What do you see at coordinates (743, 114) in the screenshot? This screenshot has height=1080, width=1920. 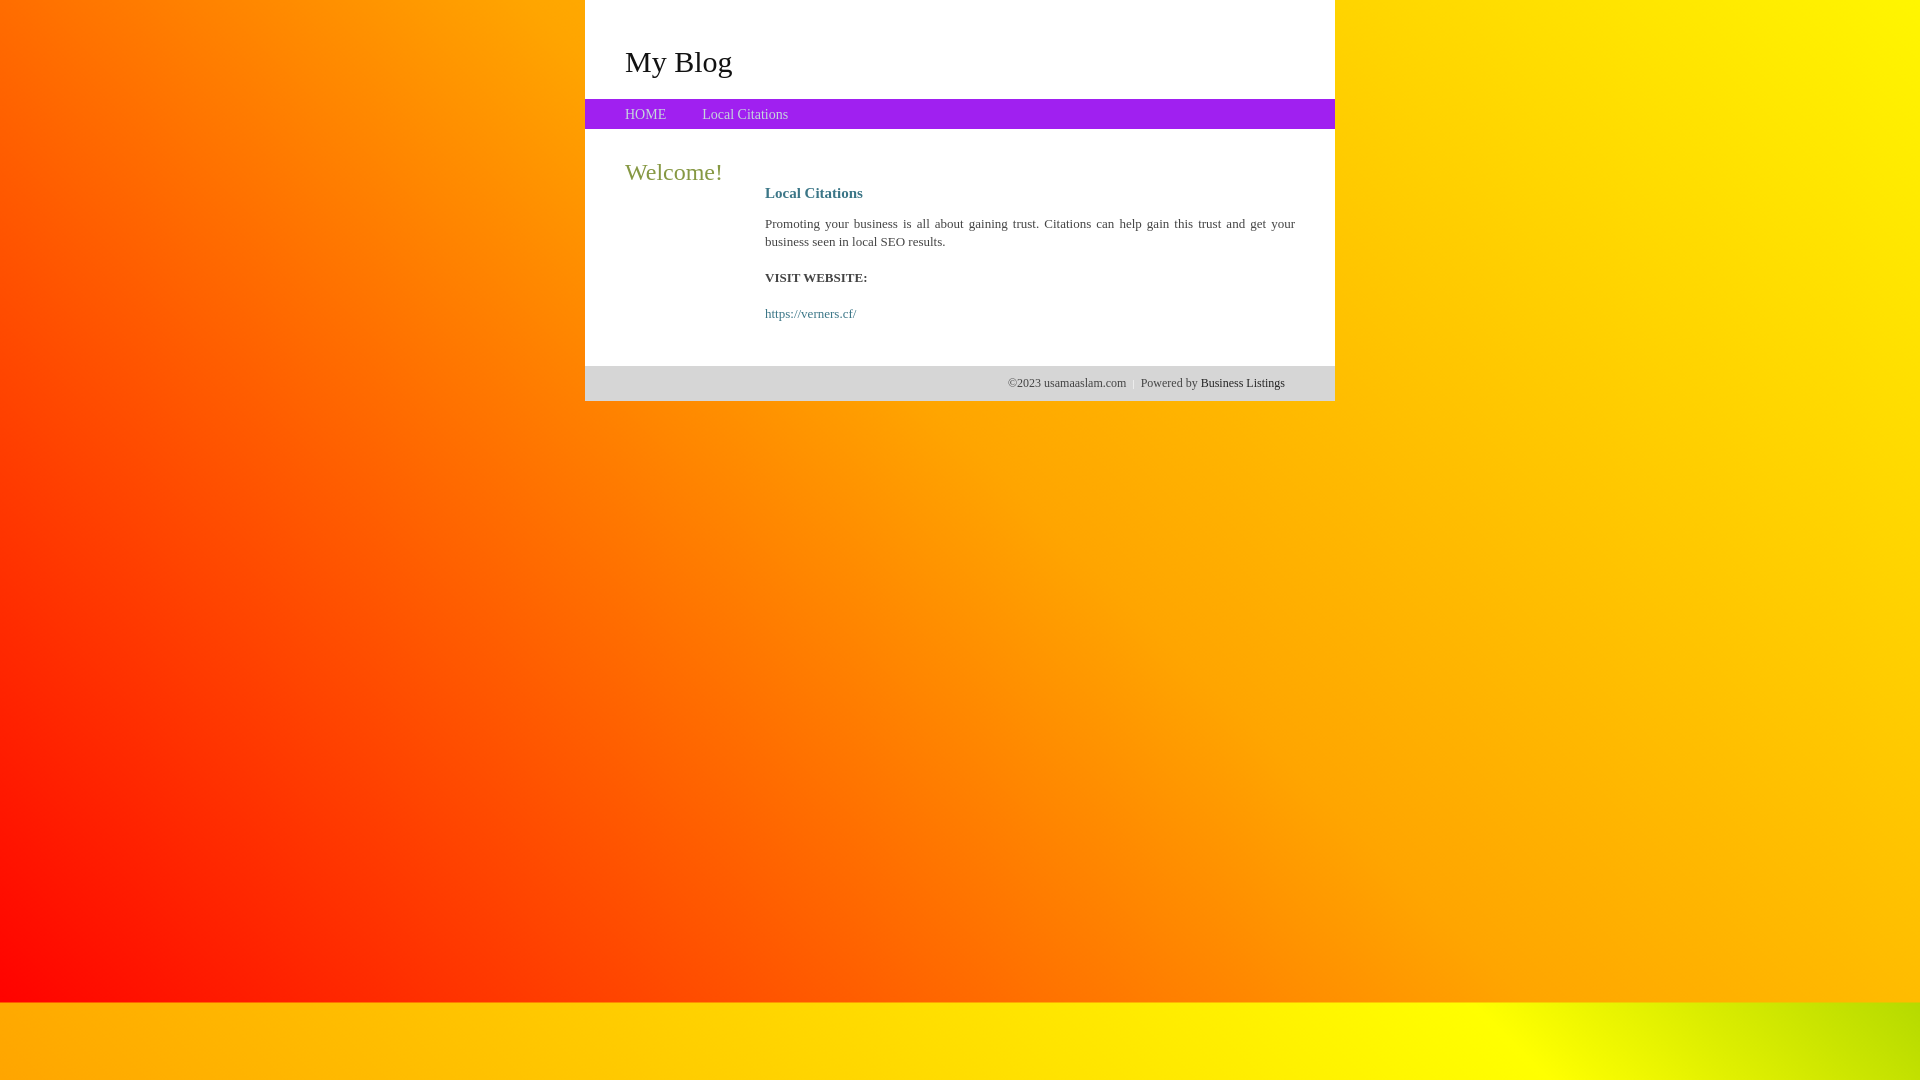 I see `'Local Citations'` at bounding box center [743, 114].